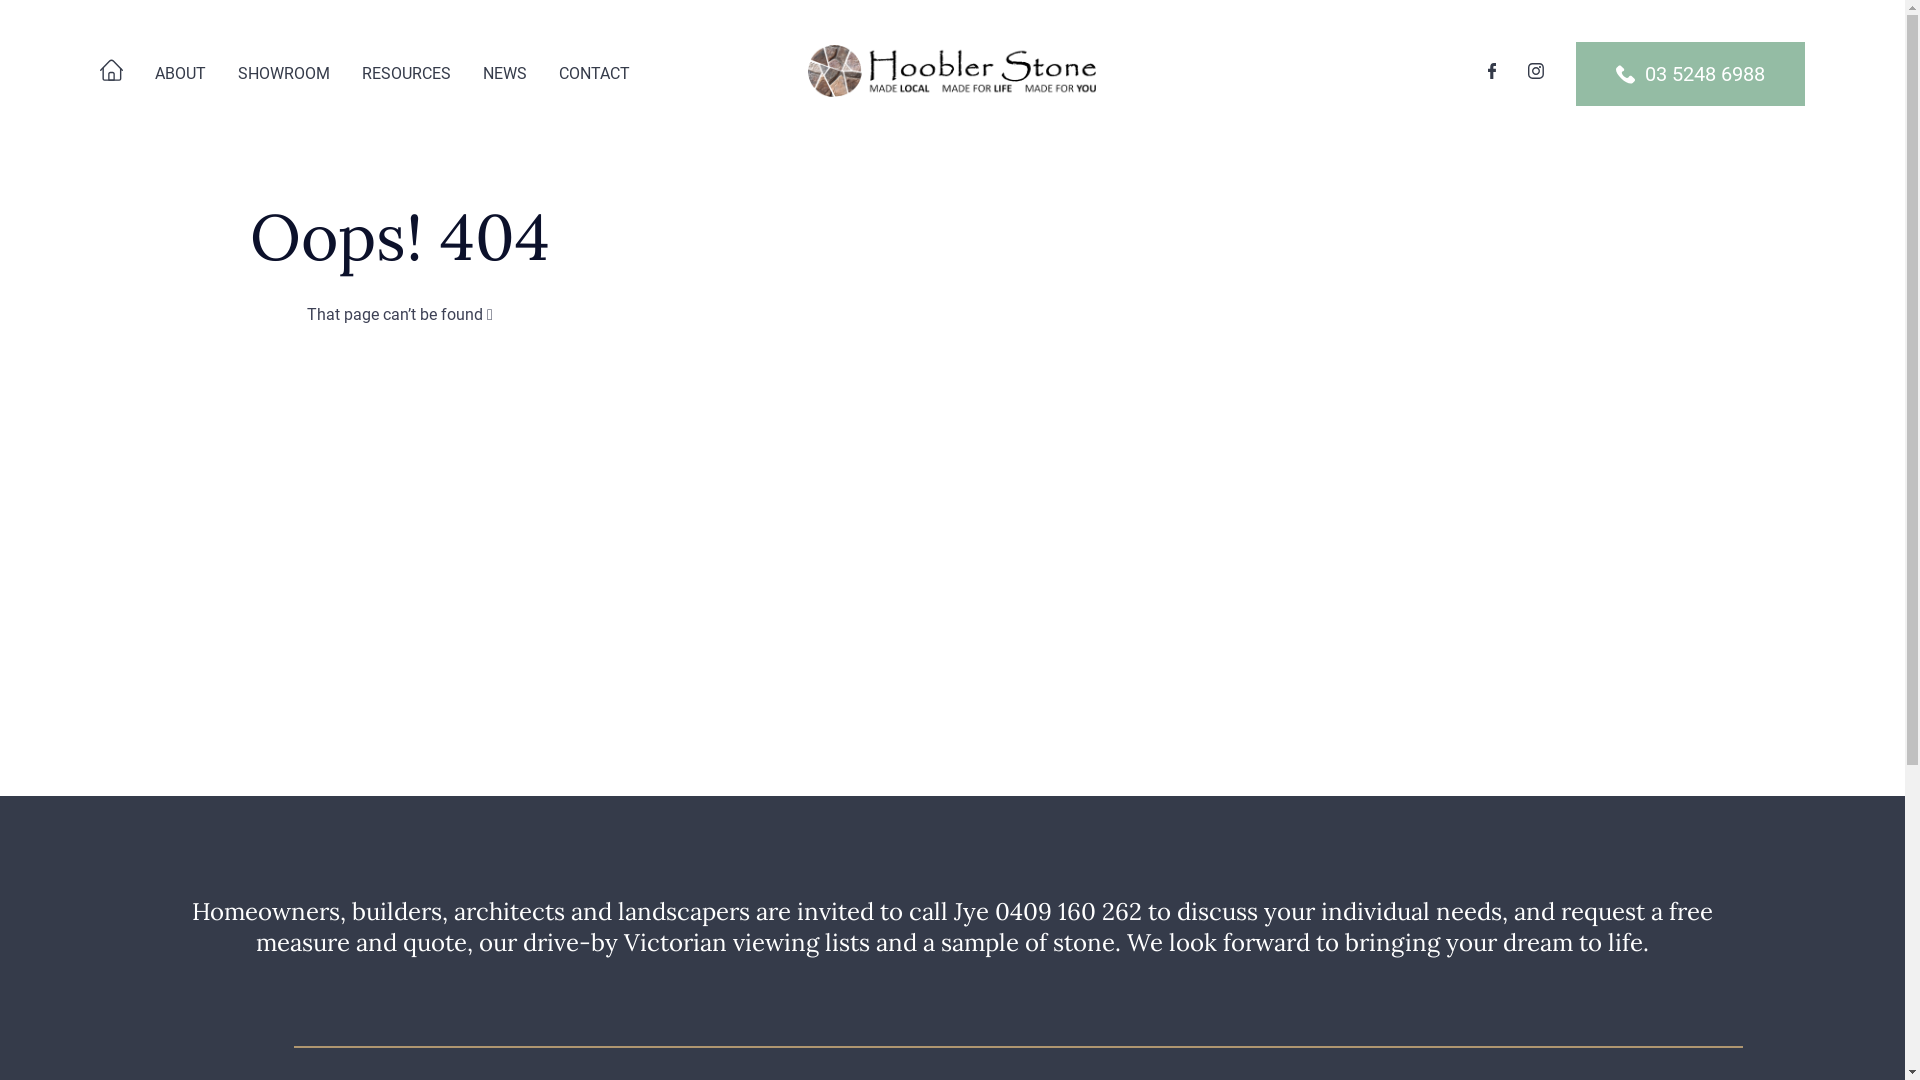  I want to click on 'NEWS', so click(504, 72).